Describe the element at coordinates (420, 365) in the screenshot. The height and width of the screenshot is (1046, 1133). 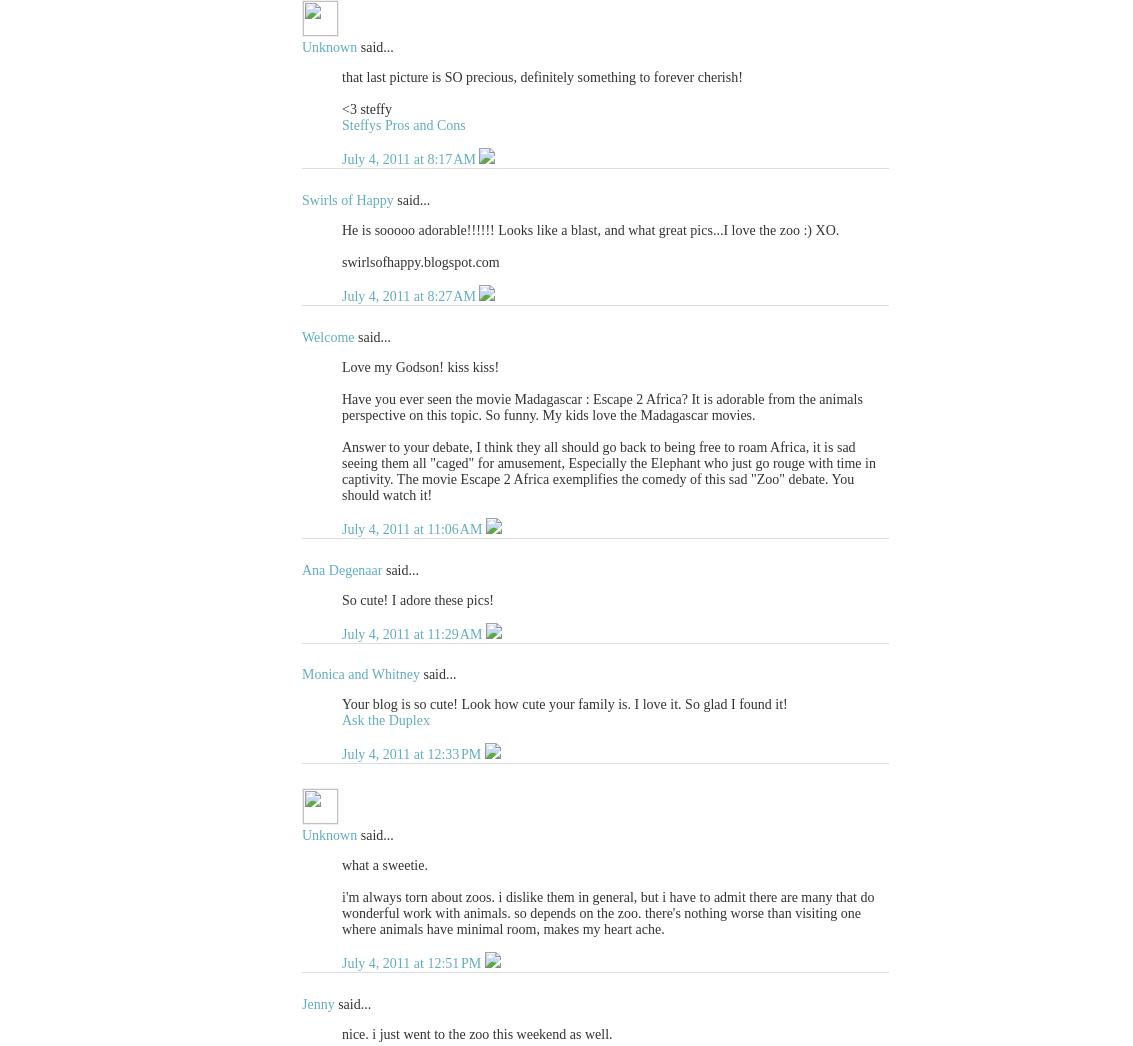
I see `'Love my Godson! kiss kiss!'` at that location.